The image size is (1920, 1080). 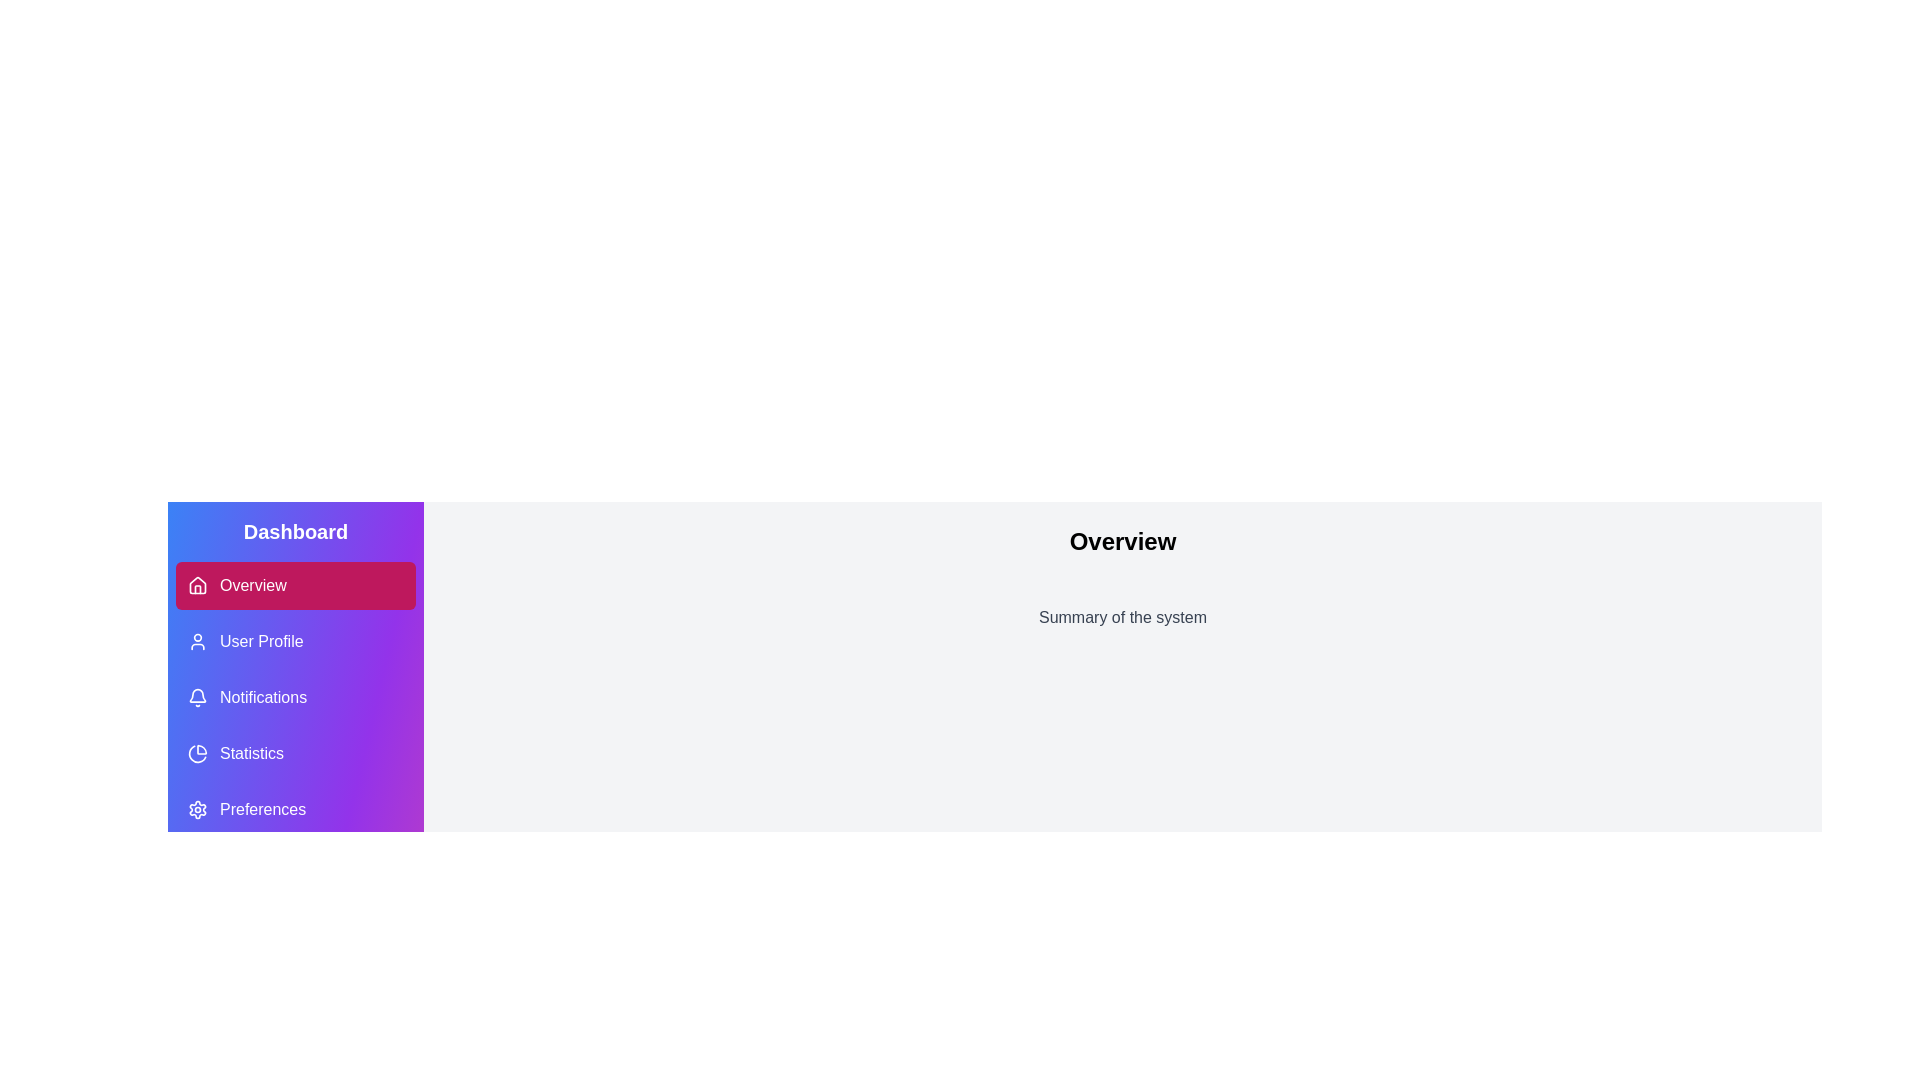 I want to click on the gear icon located in the left navigation bar under the 'Preferences' label, so click(x=197, y=810).